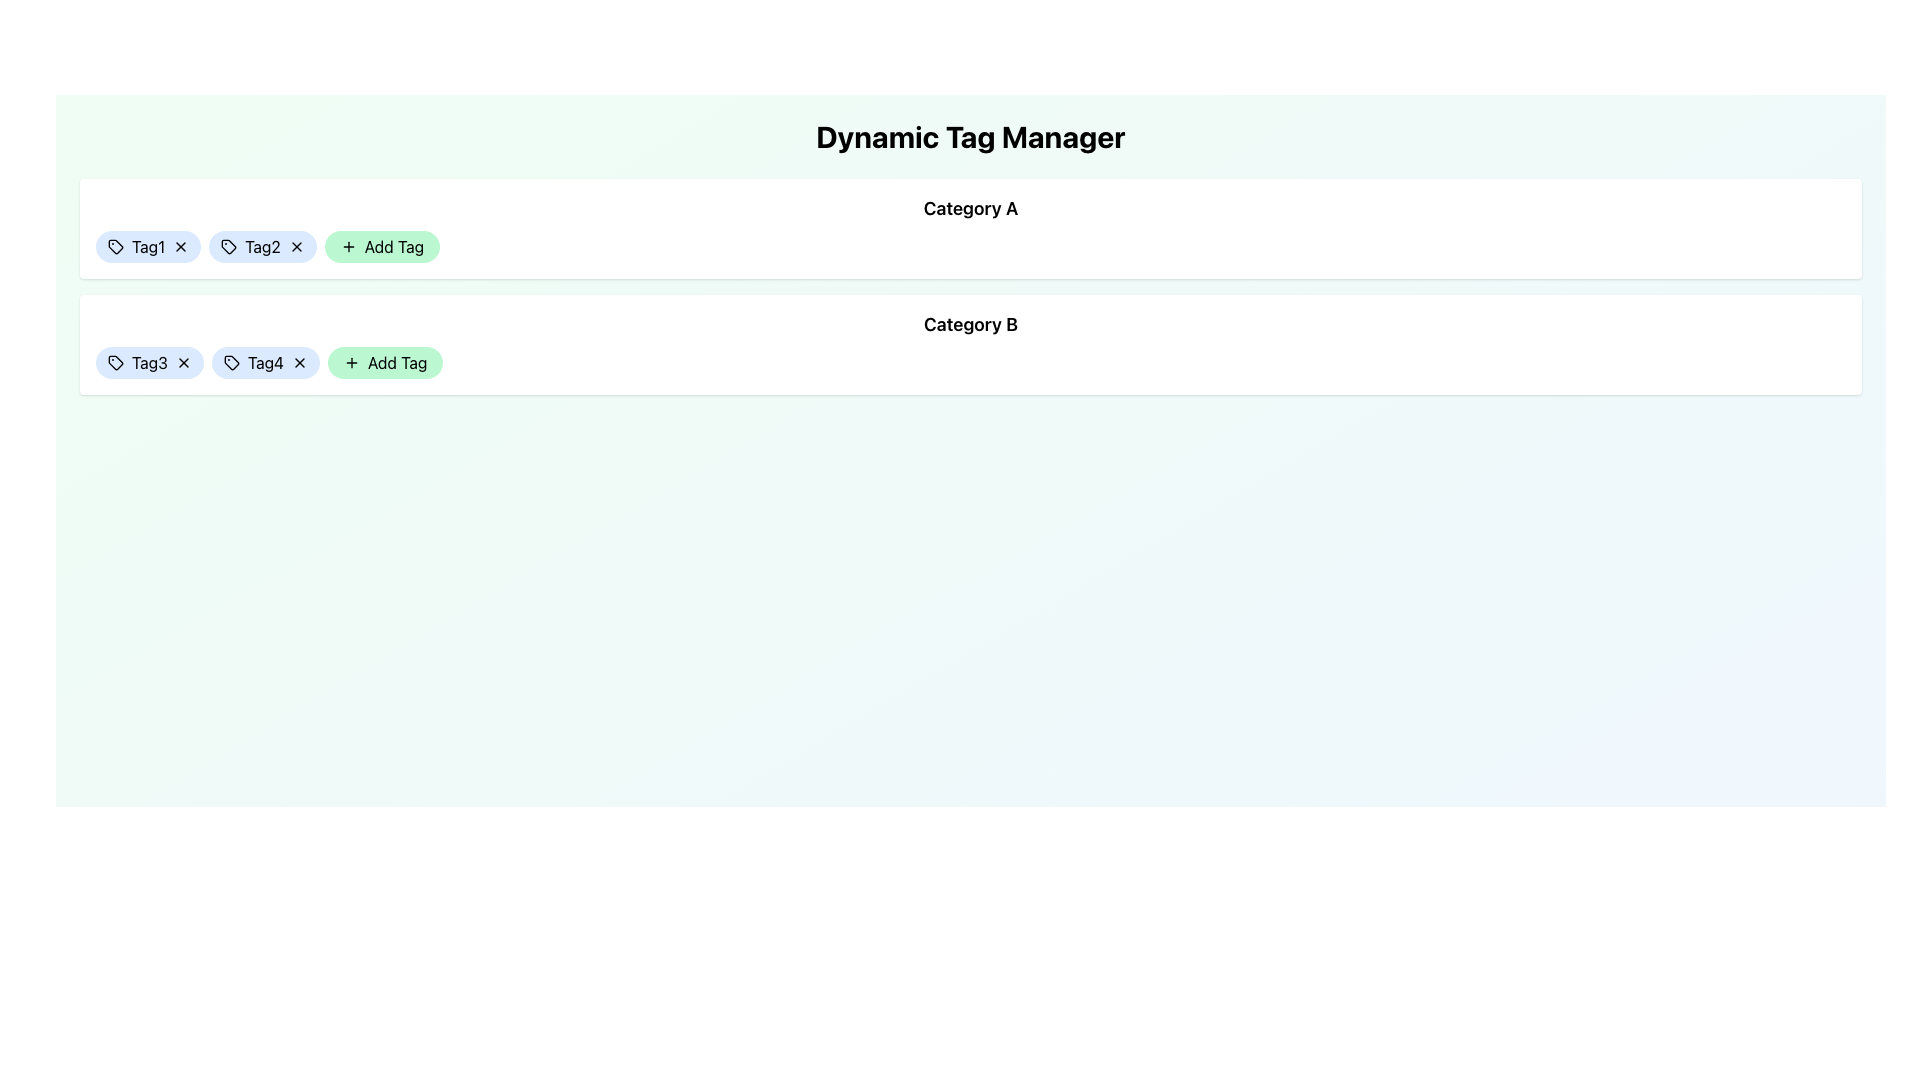 This screenshot has width=1920, height=1080. What do you see at coordinates (264, 362) in the screenshot?
I see `the interactive tag labeled 'Tag4'` at bounding box center [264, 362].